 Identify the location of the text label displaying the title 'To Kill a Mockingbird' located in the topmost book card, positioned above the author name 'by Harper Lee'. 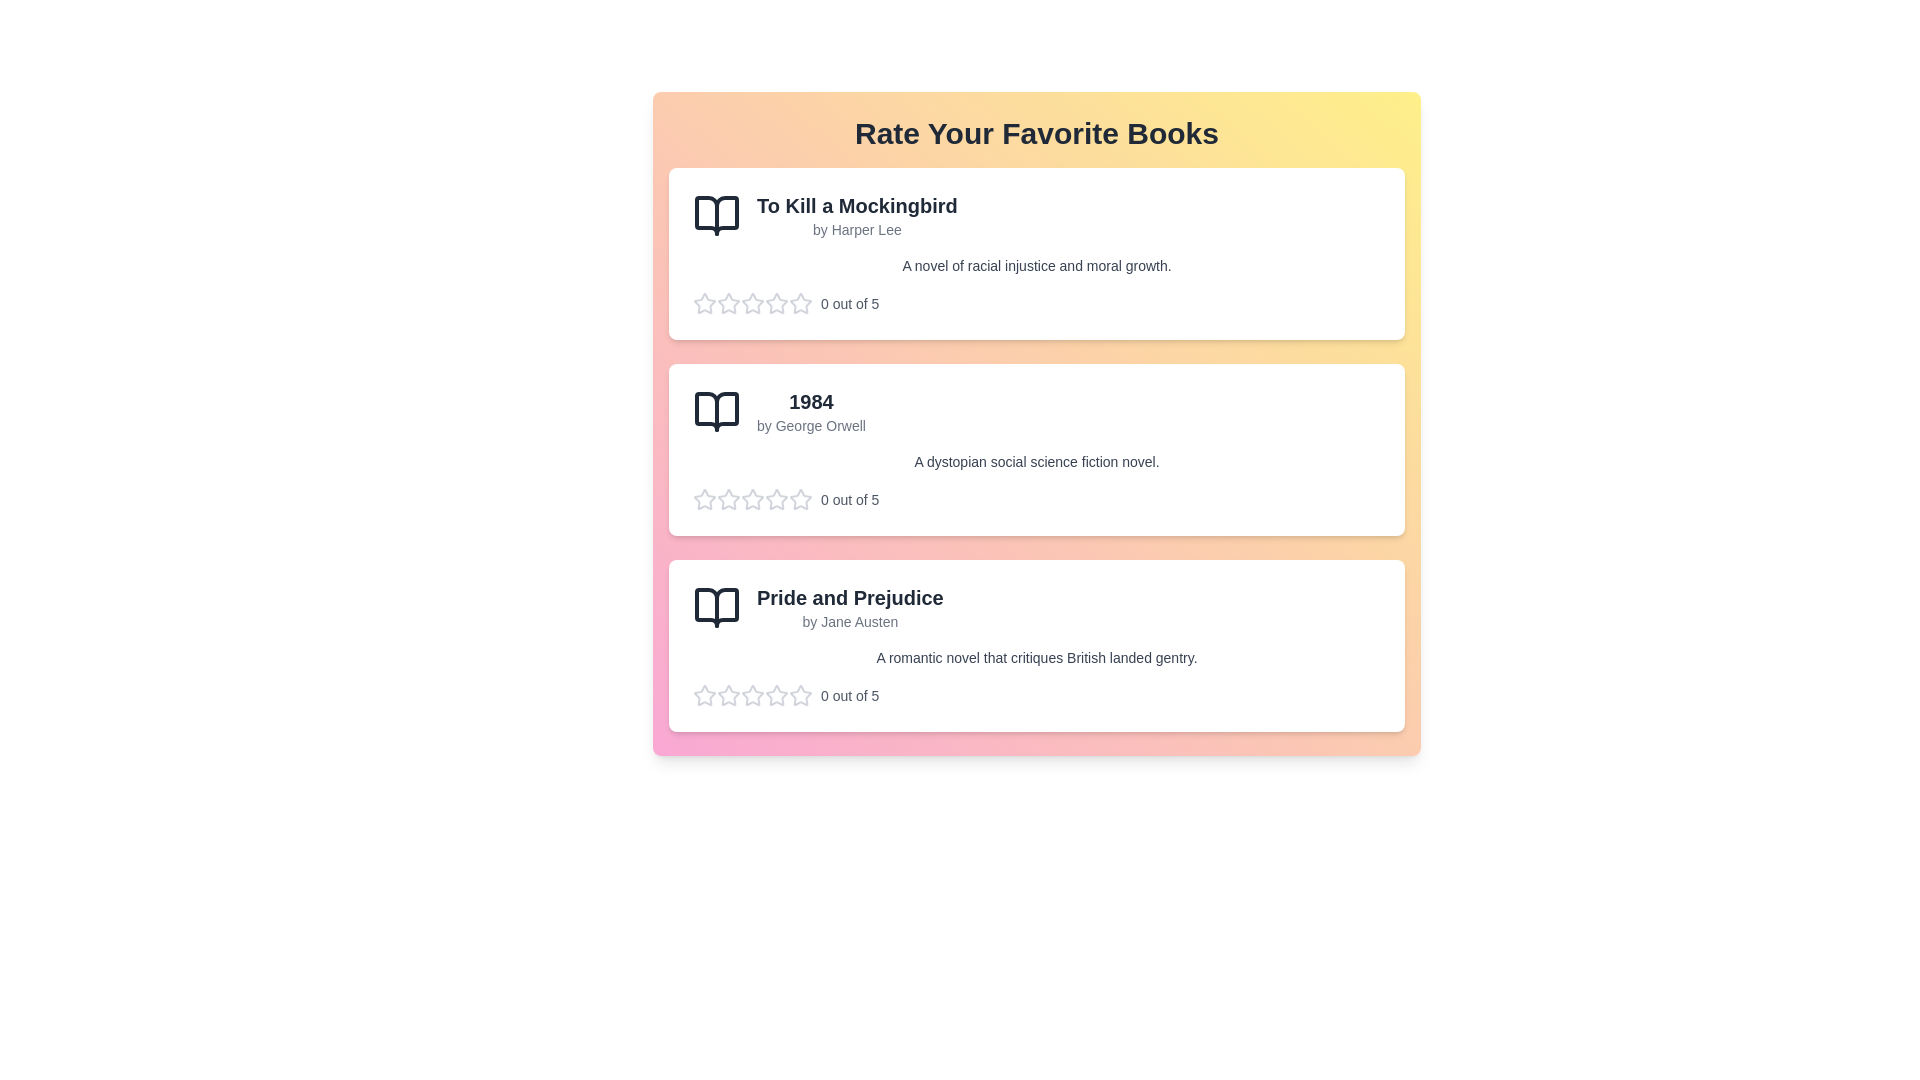
(857, 205).